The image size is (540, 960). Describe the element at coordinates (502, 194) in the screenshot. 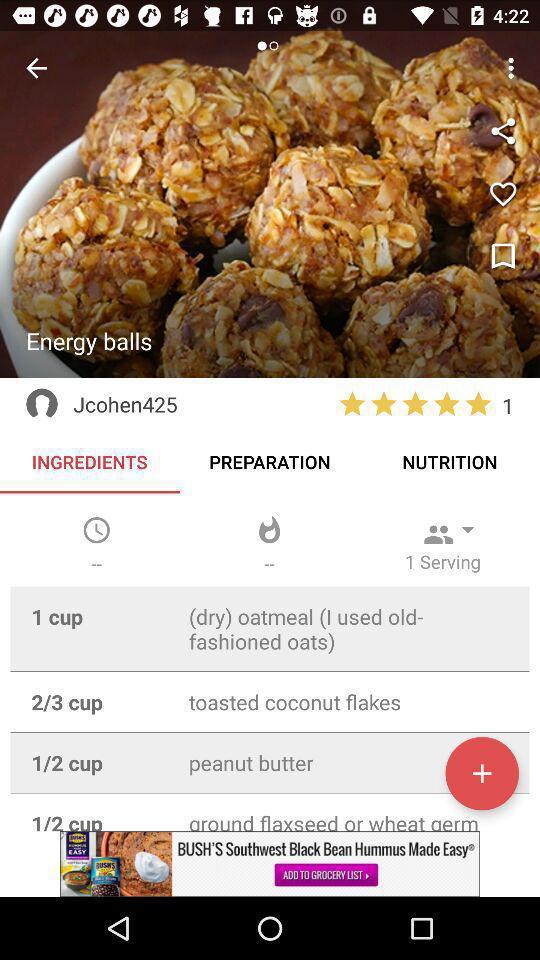

I see `the favorite icon` at that location.